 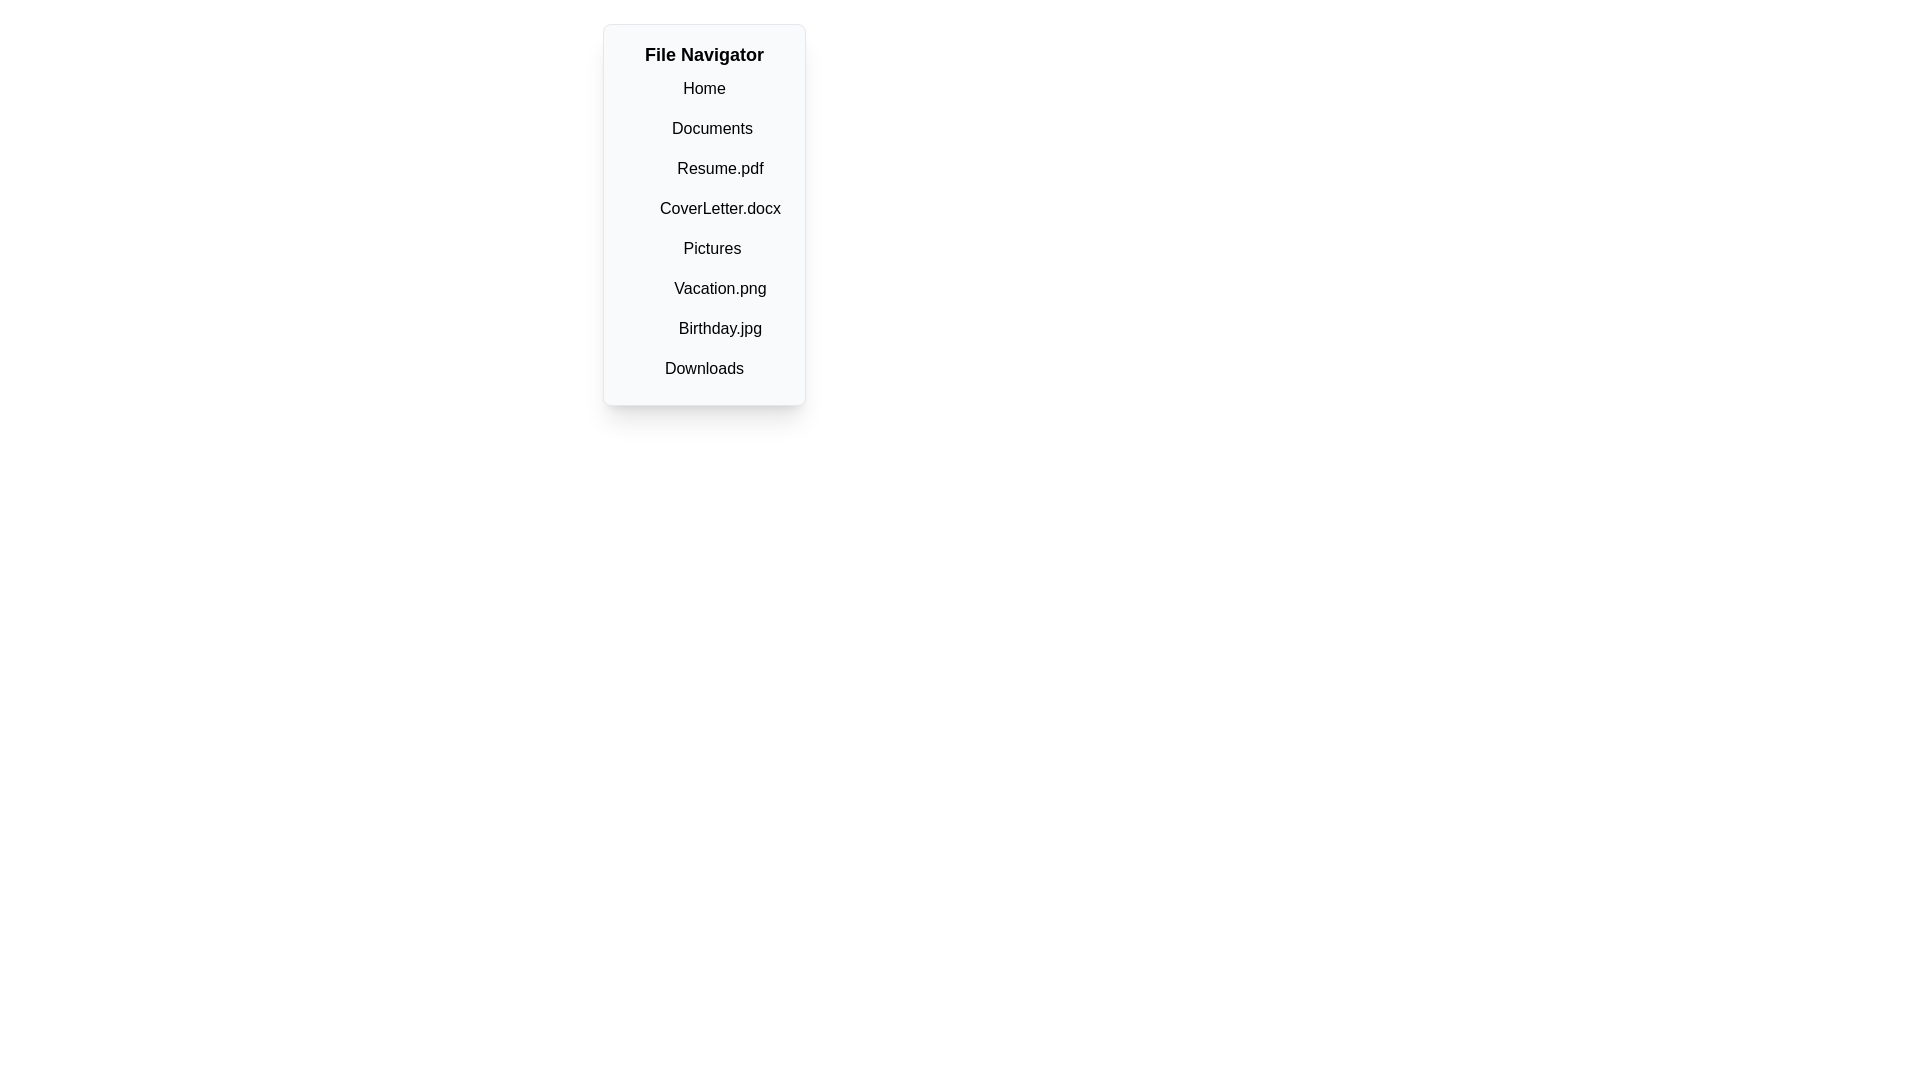 What do you see at coordinates (704, 369) in the screenshot?
I see `the 'Downloads' text label located at the bottom of the menu, just below the 'Birthday.jpg' item` at bounding box center [704, 369].